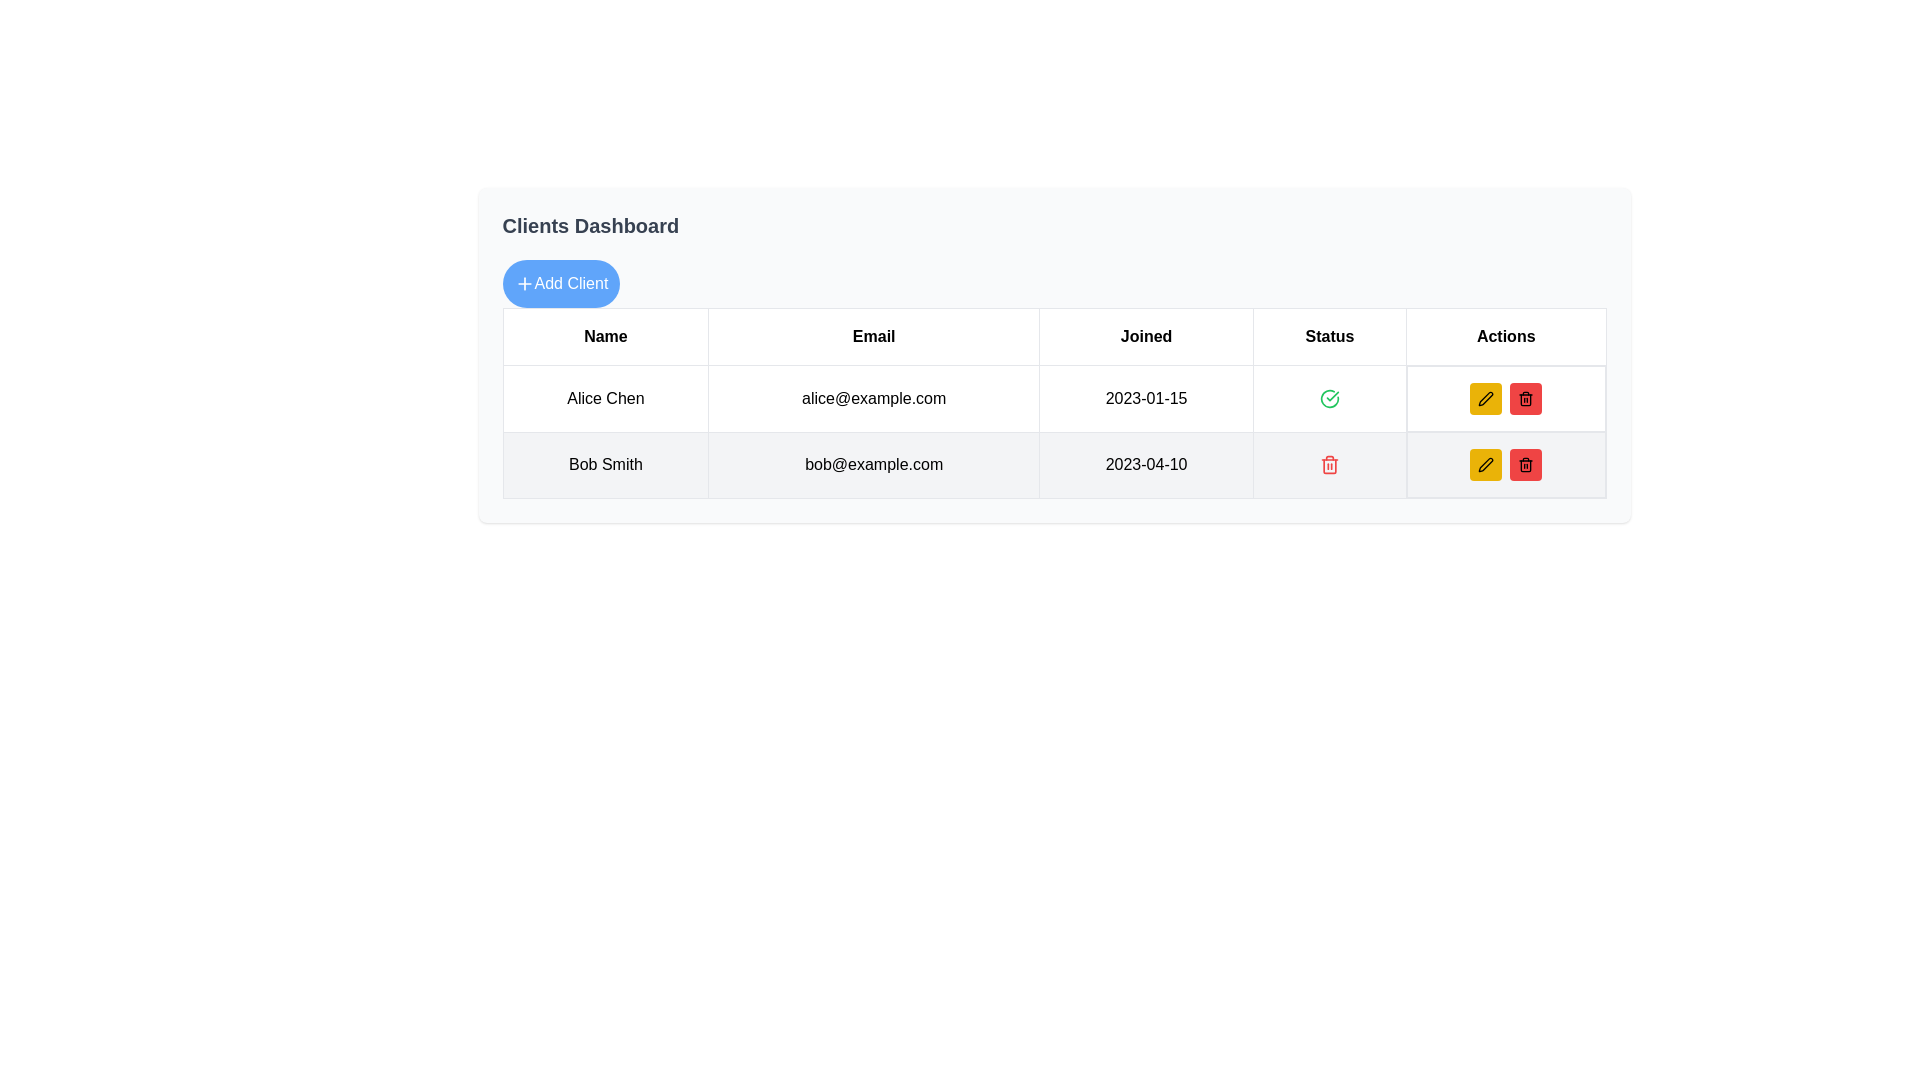 Image resolution: width=1920 pixels, height=1080 pixels. What do you see at coordinates (1146, 465) in the screenshot?
I see `the static text element displaying the join date in the third column of the second row of the table` at bounding box center [1146, 465].